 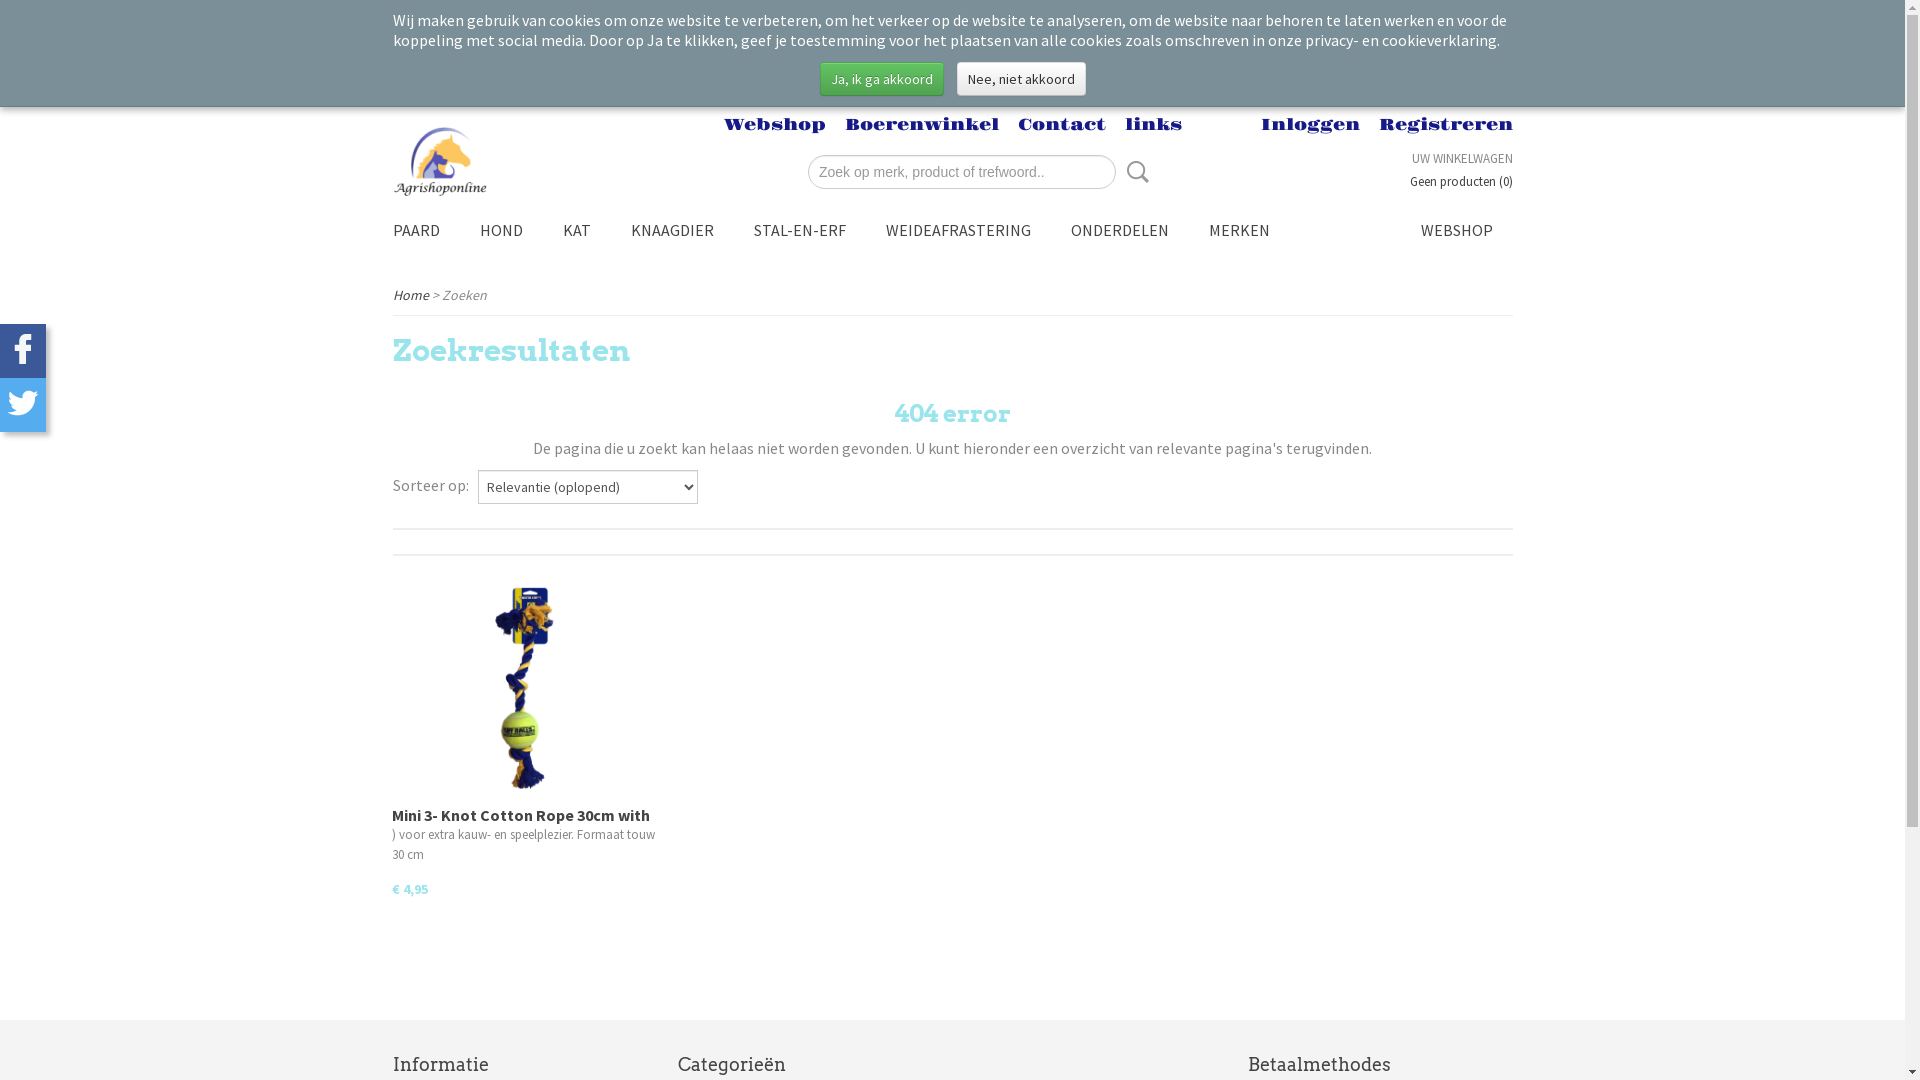 I want to click on 'Webshop', so click(x=773, y=124).